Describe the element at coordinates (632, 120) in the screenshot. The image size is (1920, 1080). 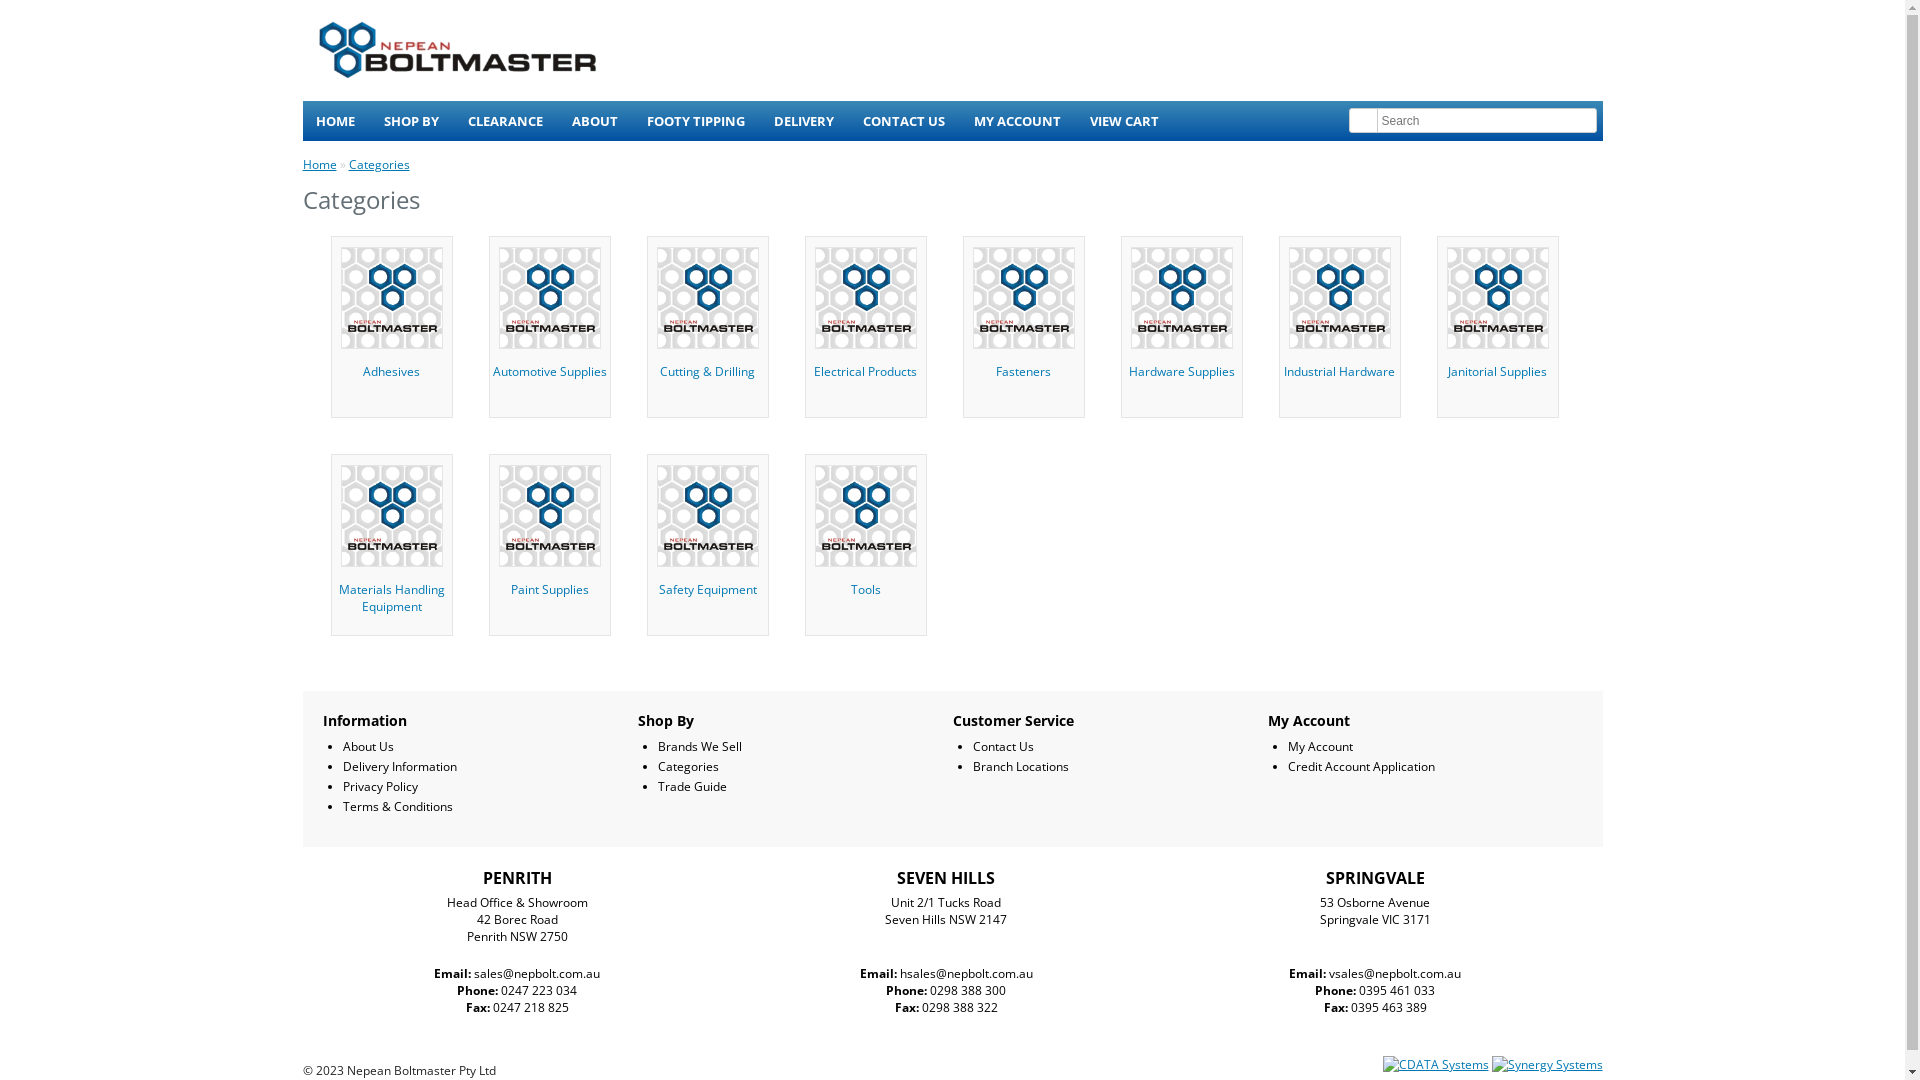
I see `'FOOTY TIPPING'` at that location.